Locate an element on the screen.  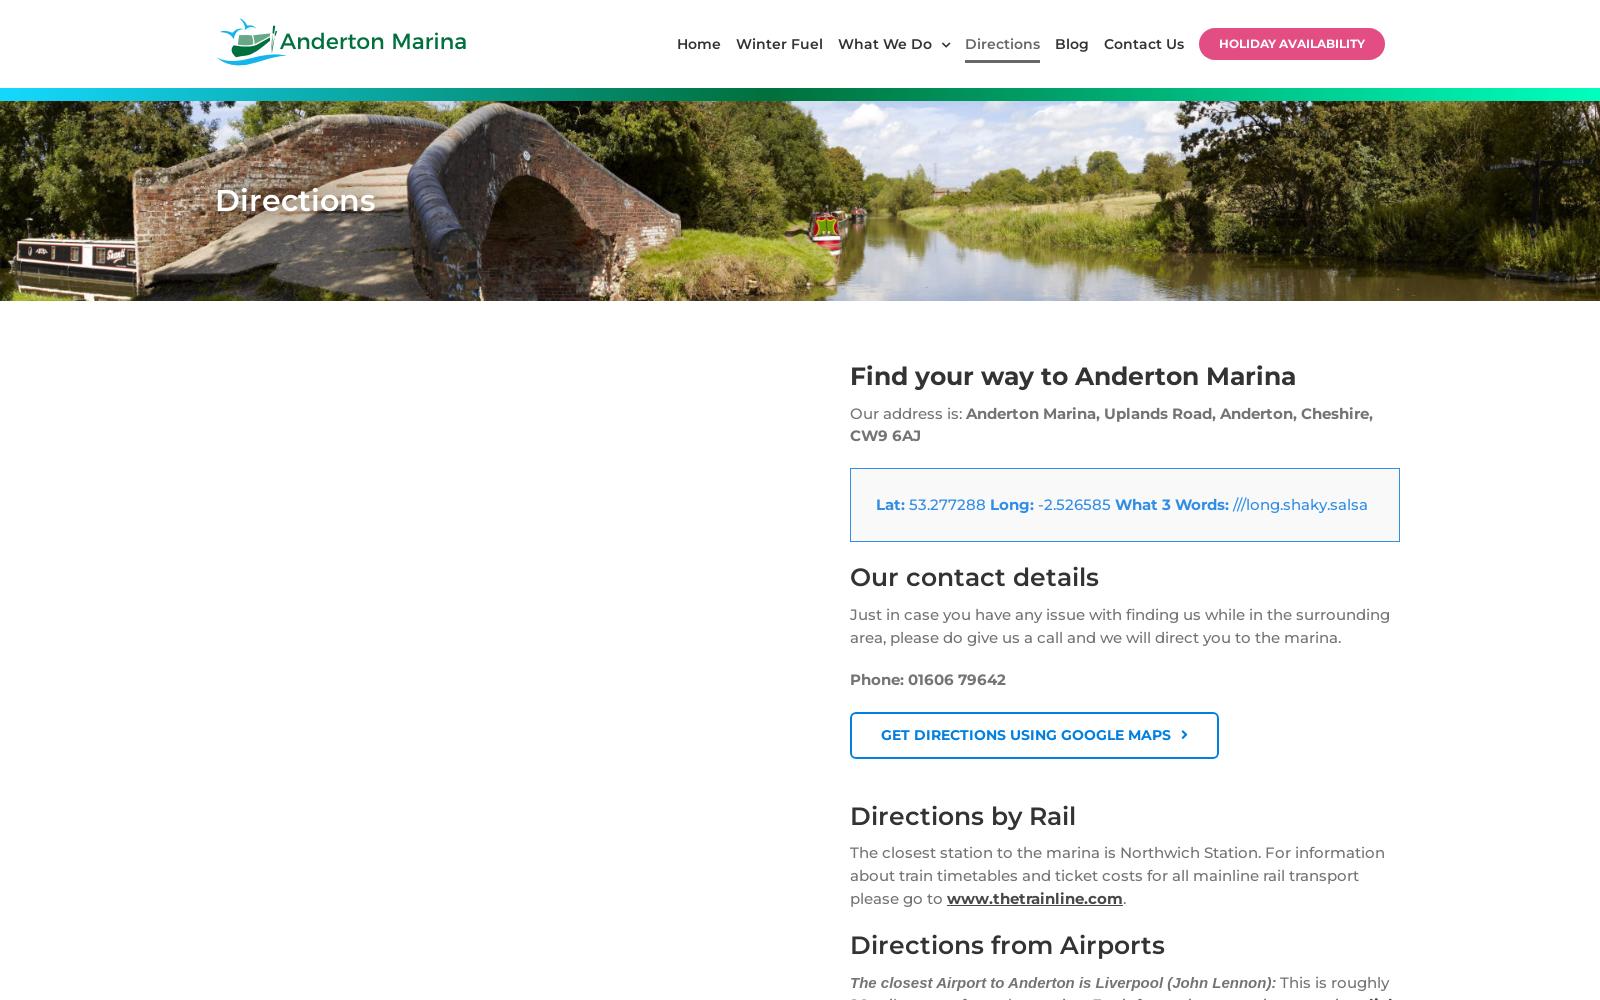
'Route Information' is located at coordinates (894, 409).